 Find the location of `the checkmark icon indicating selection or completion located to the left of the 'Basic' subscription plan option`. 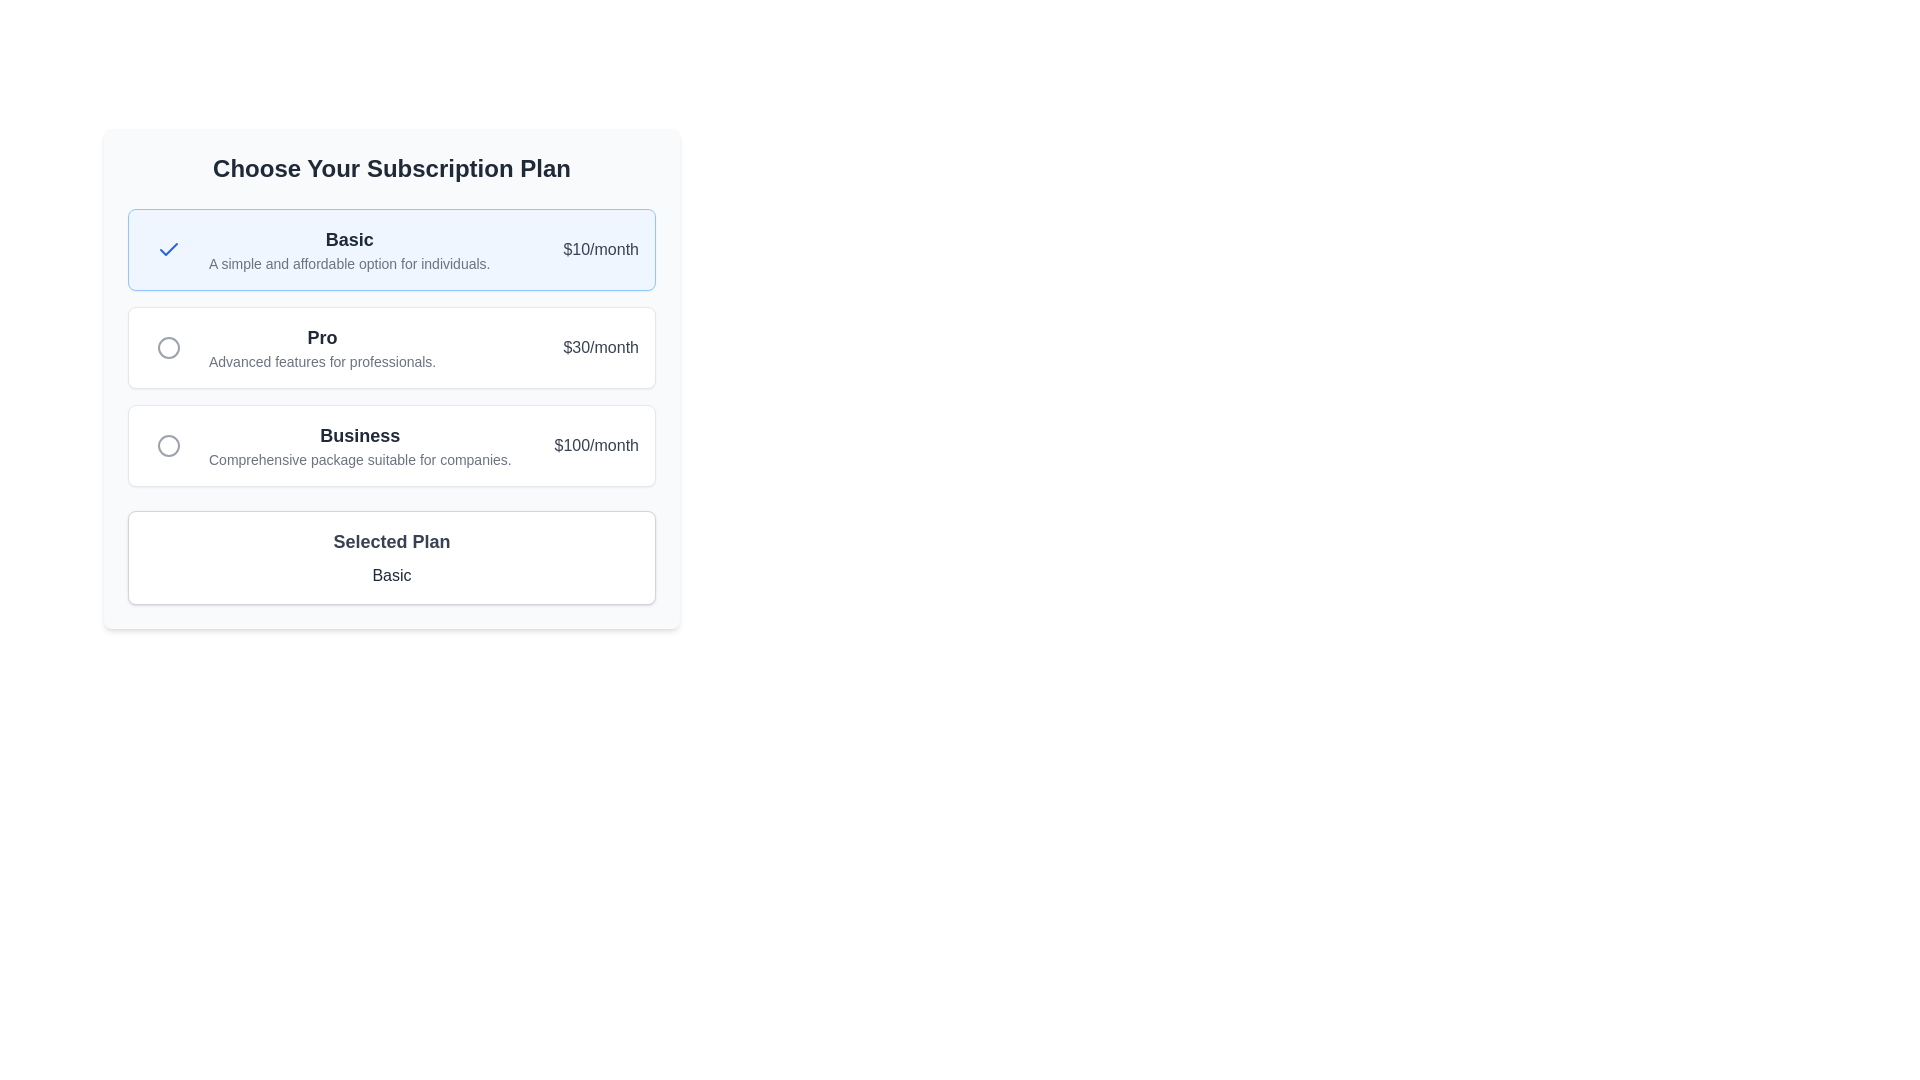

the checkmark icon indicating selection or completion located to the left of the 'Basic' subscription plan option is located at coordinates (168, 248).